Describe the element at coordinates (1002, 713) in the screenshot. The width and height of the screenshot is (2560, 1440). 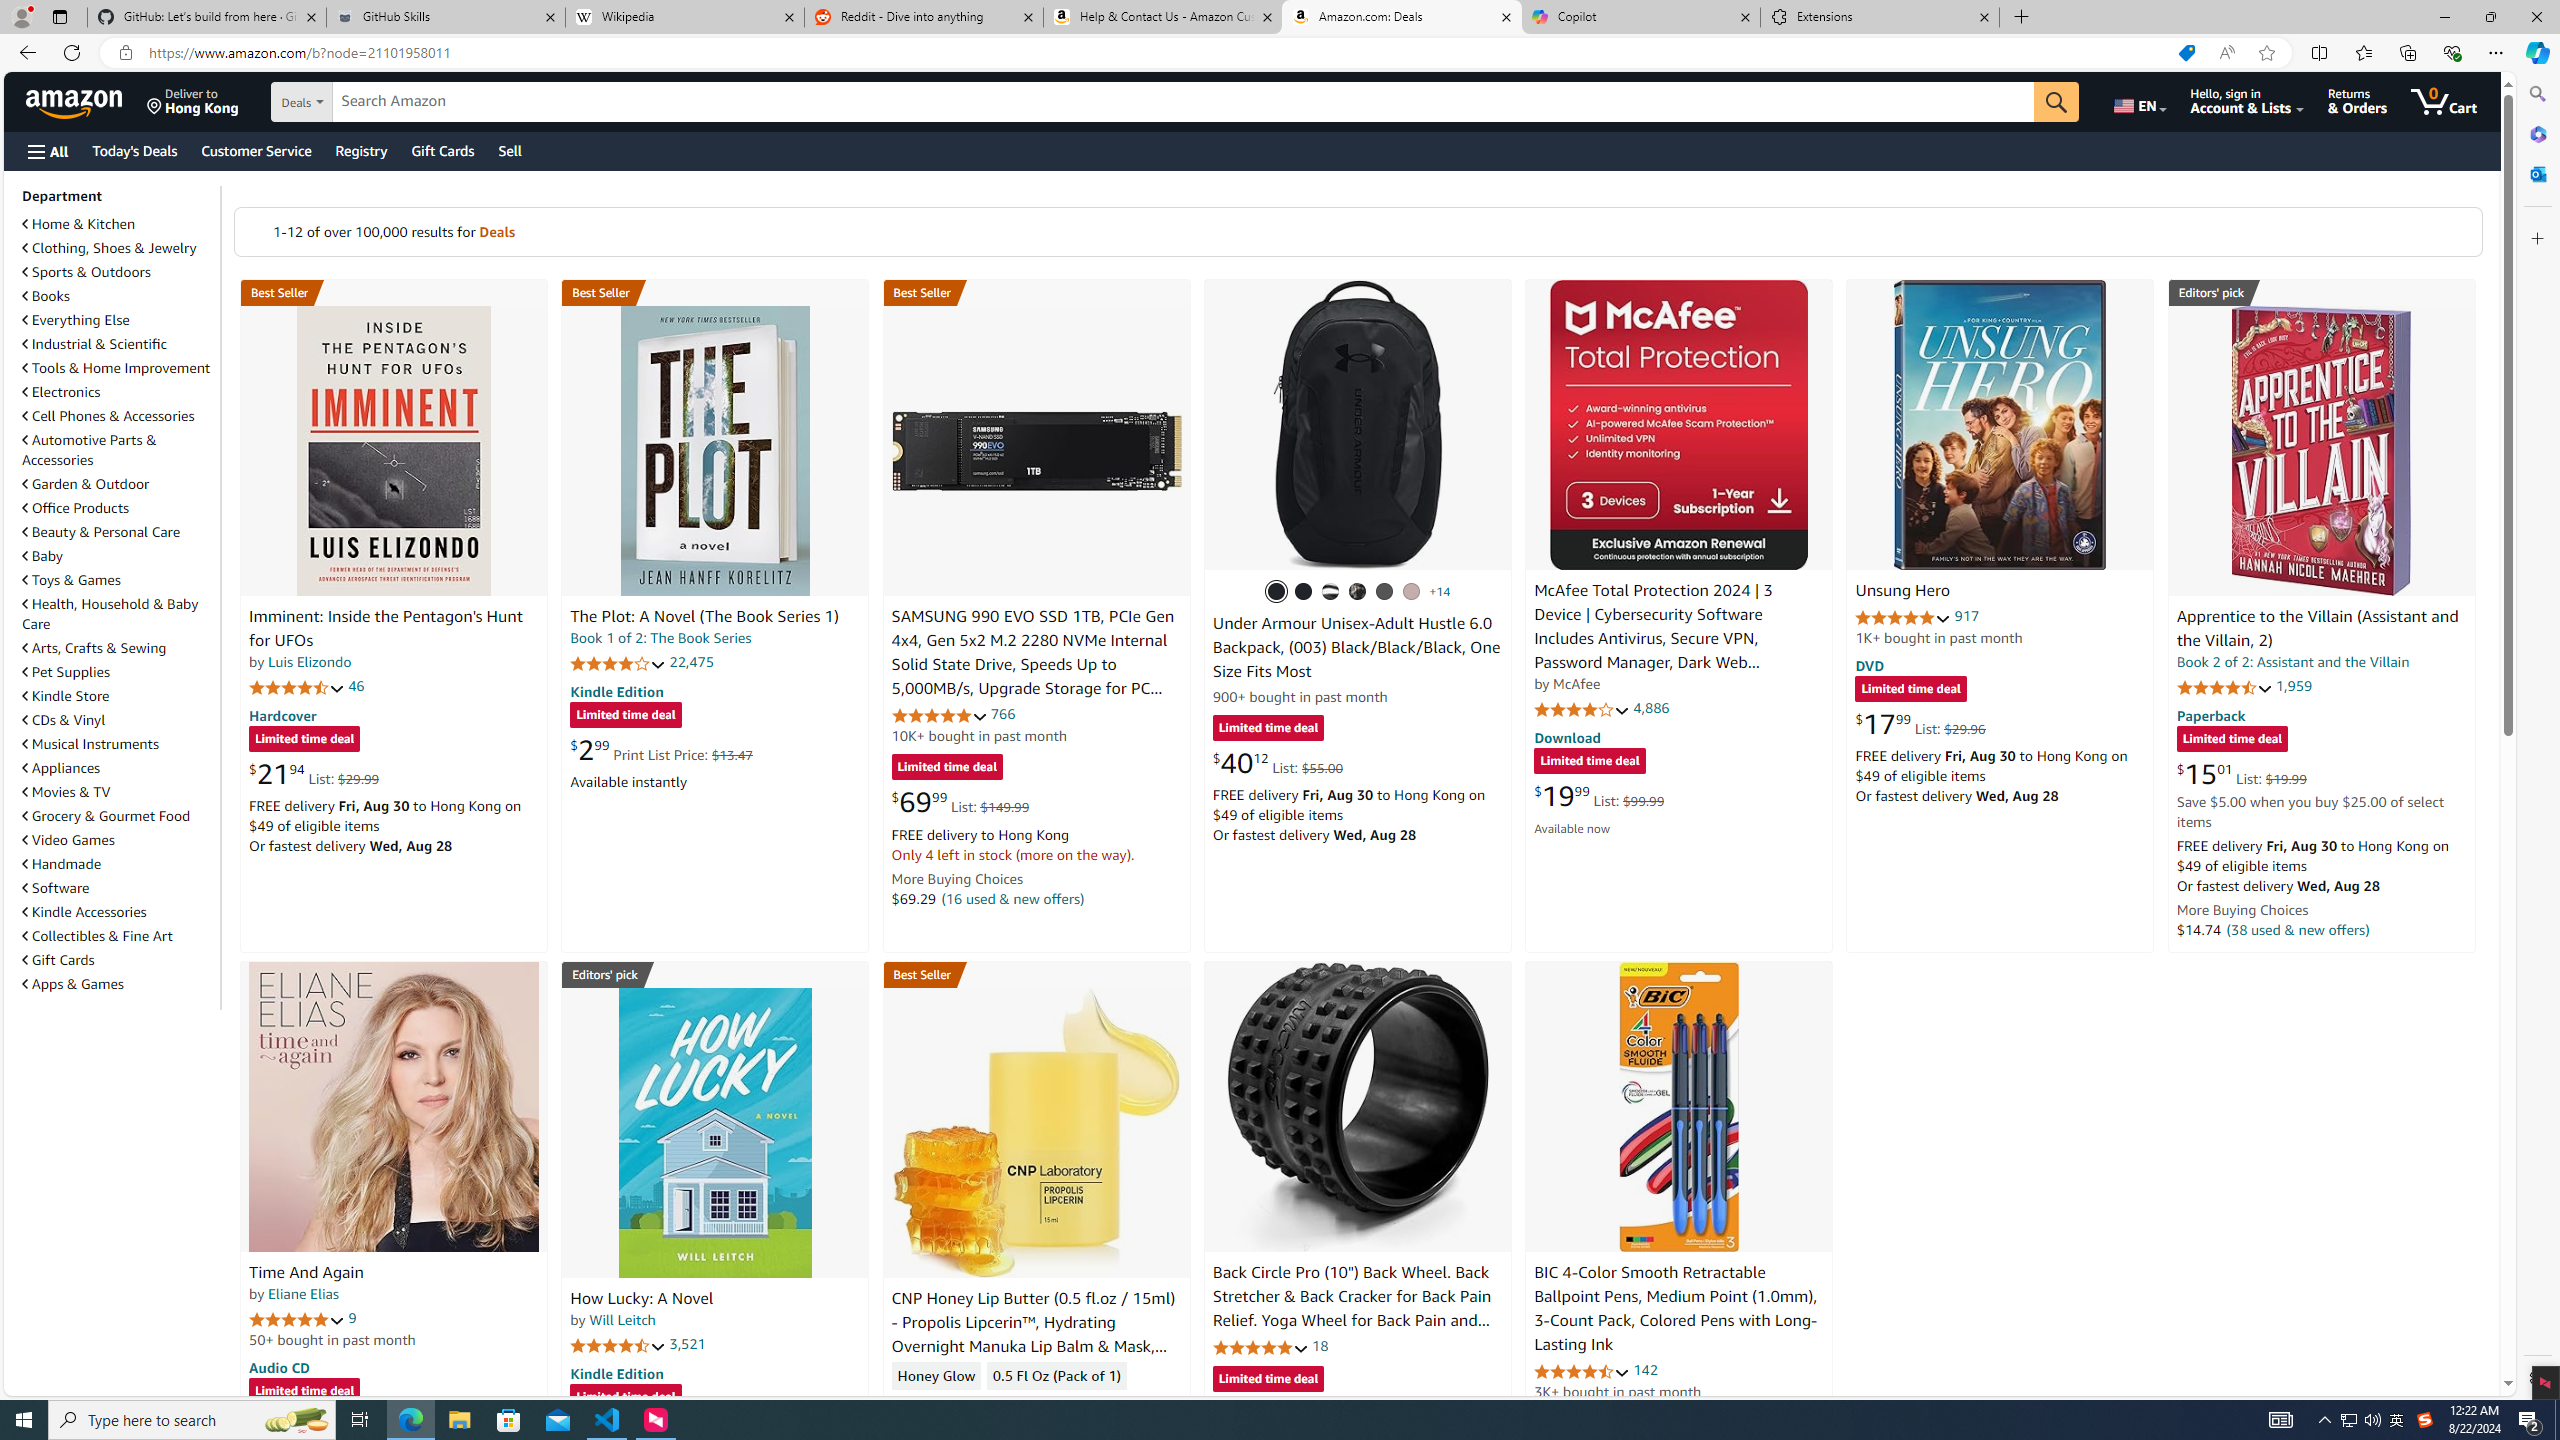
I see `'766'` at that location.